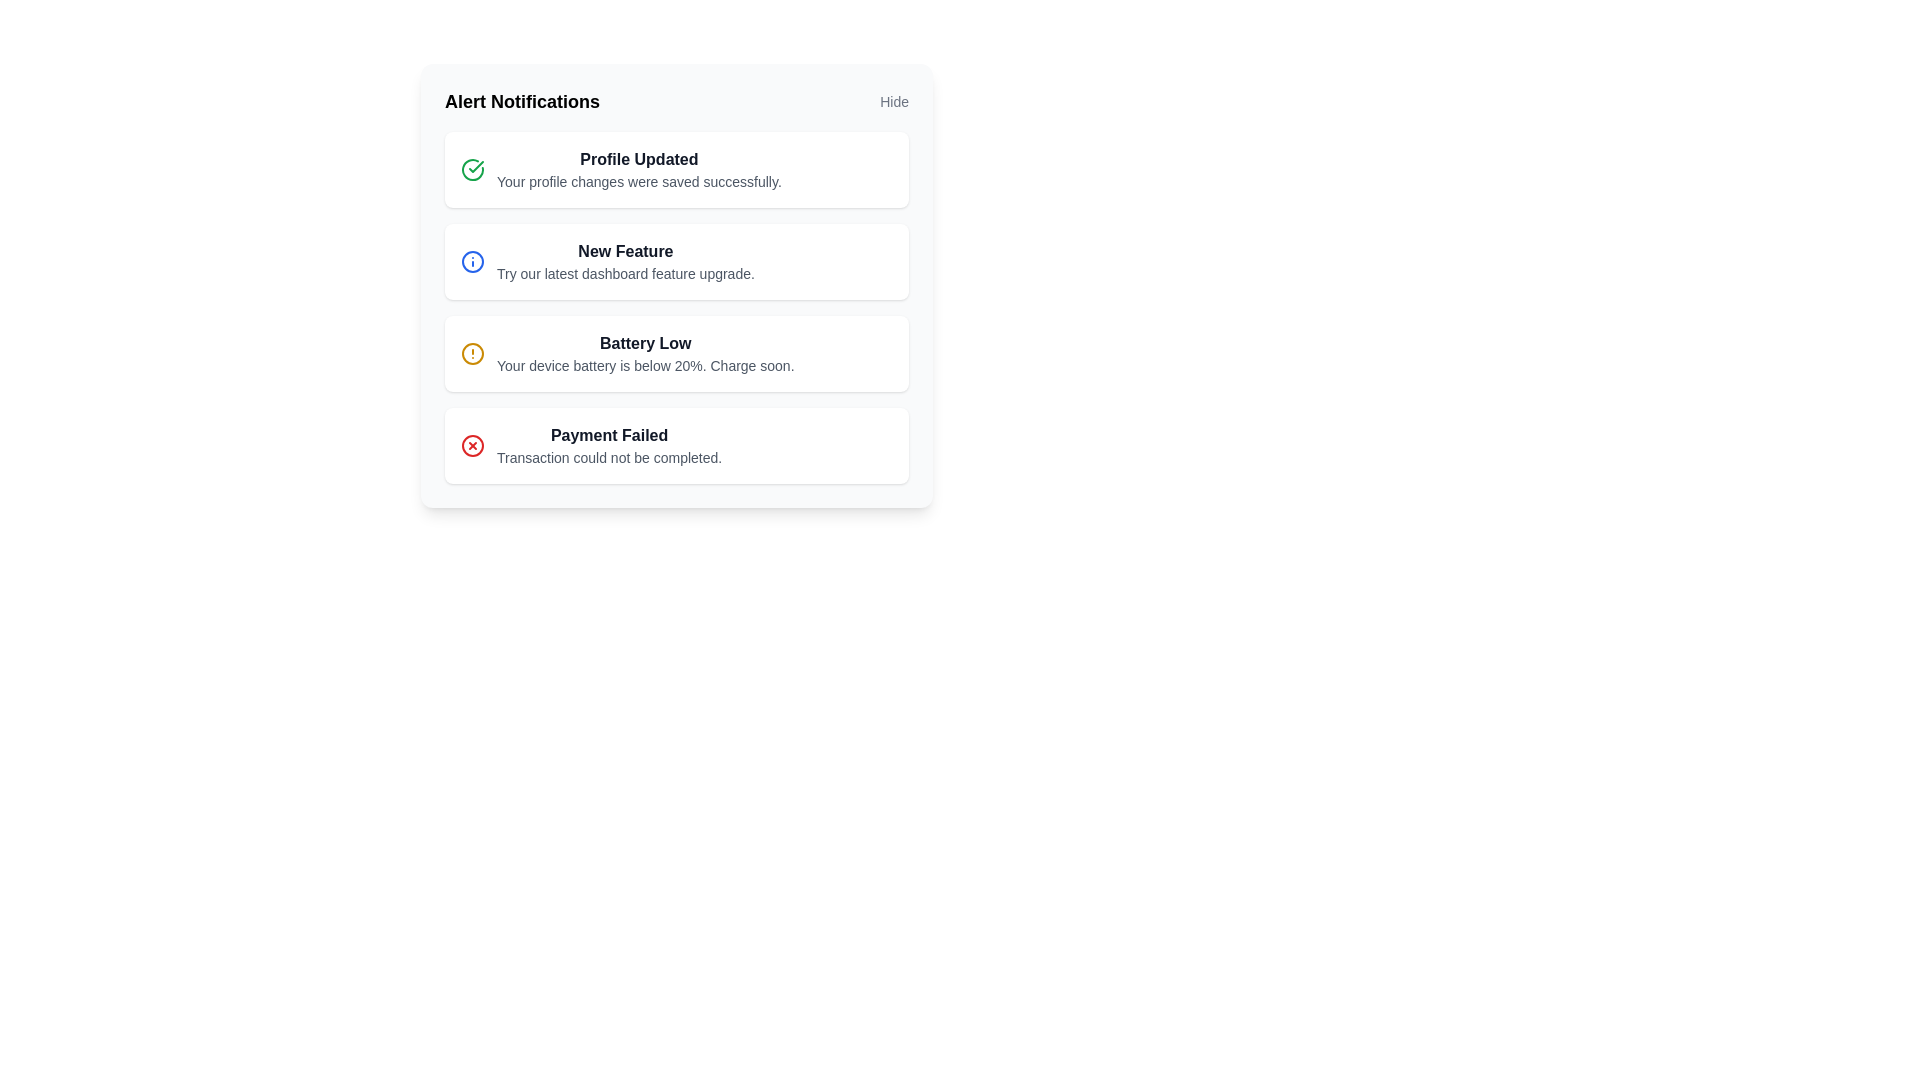 This screenshot has width=1920, height=1080. What do you see at coordinates (608, 434) in the screenshot?
I see `the text label that serves as the header for the failed payment notification, which is positioned immediately above the line reading 'Transaction could not be completed.'` at bounding box center [608, 434].